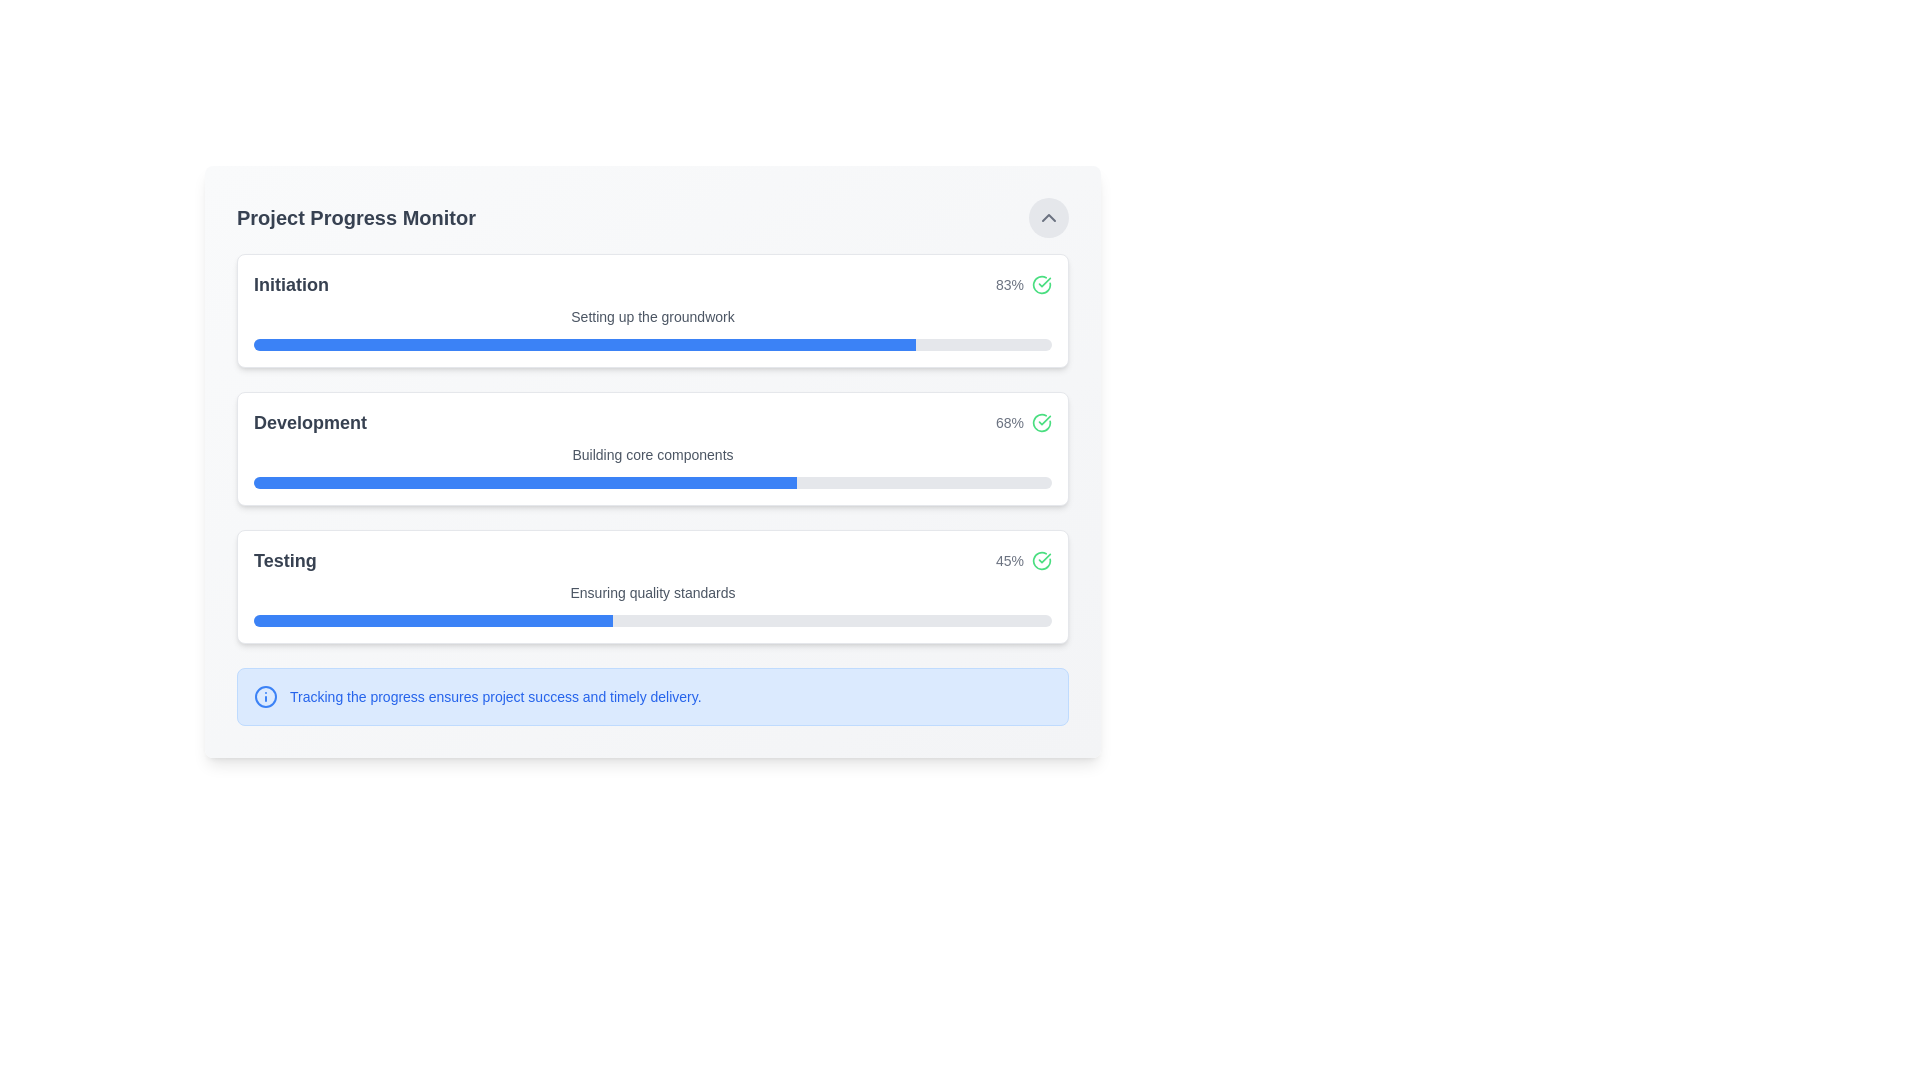  What do you see at coordinates (652, 620) in the screenshot?
I see `the Progress Bar that visually represents the progress of the 'Testing' phase, located beneath the text 'Ensuring quality standards.'` at bounding box center [652, 620].